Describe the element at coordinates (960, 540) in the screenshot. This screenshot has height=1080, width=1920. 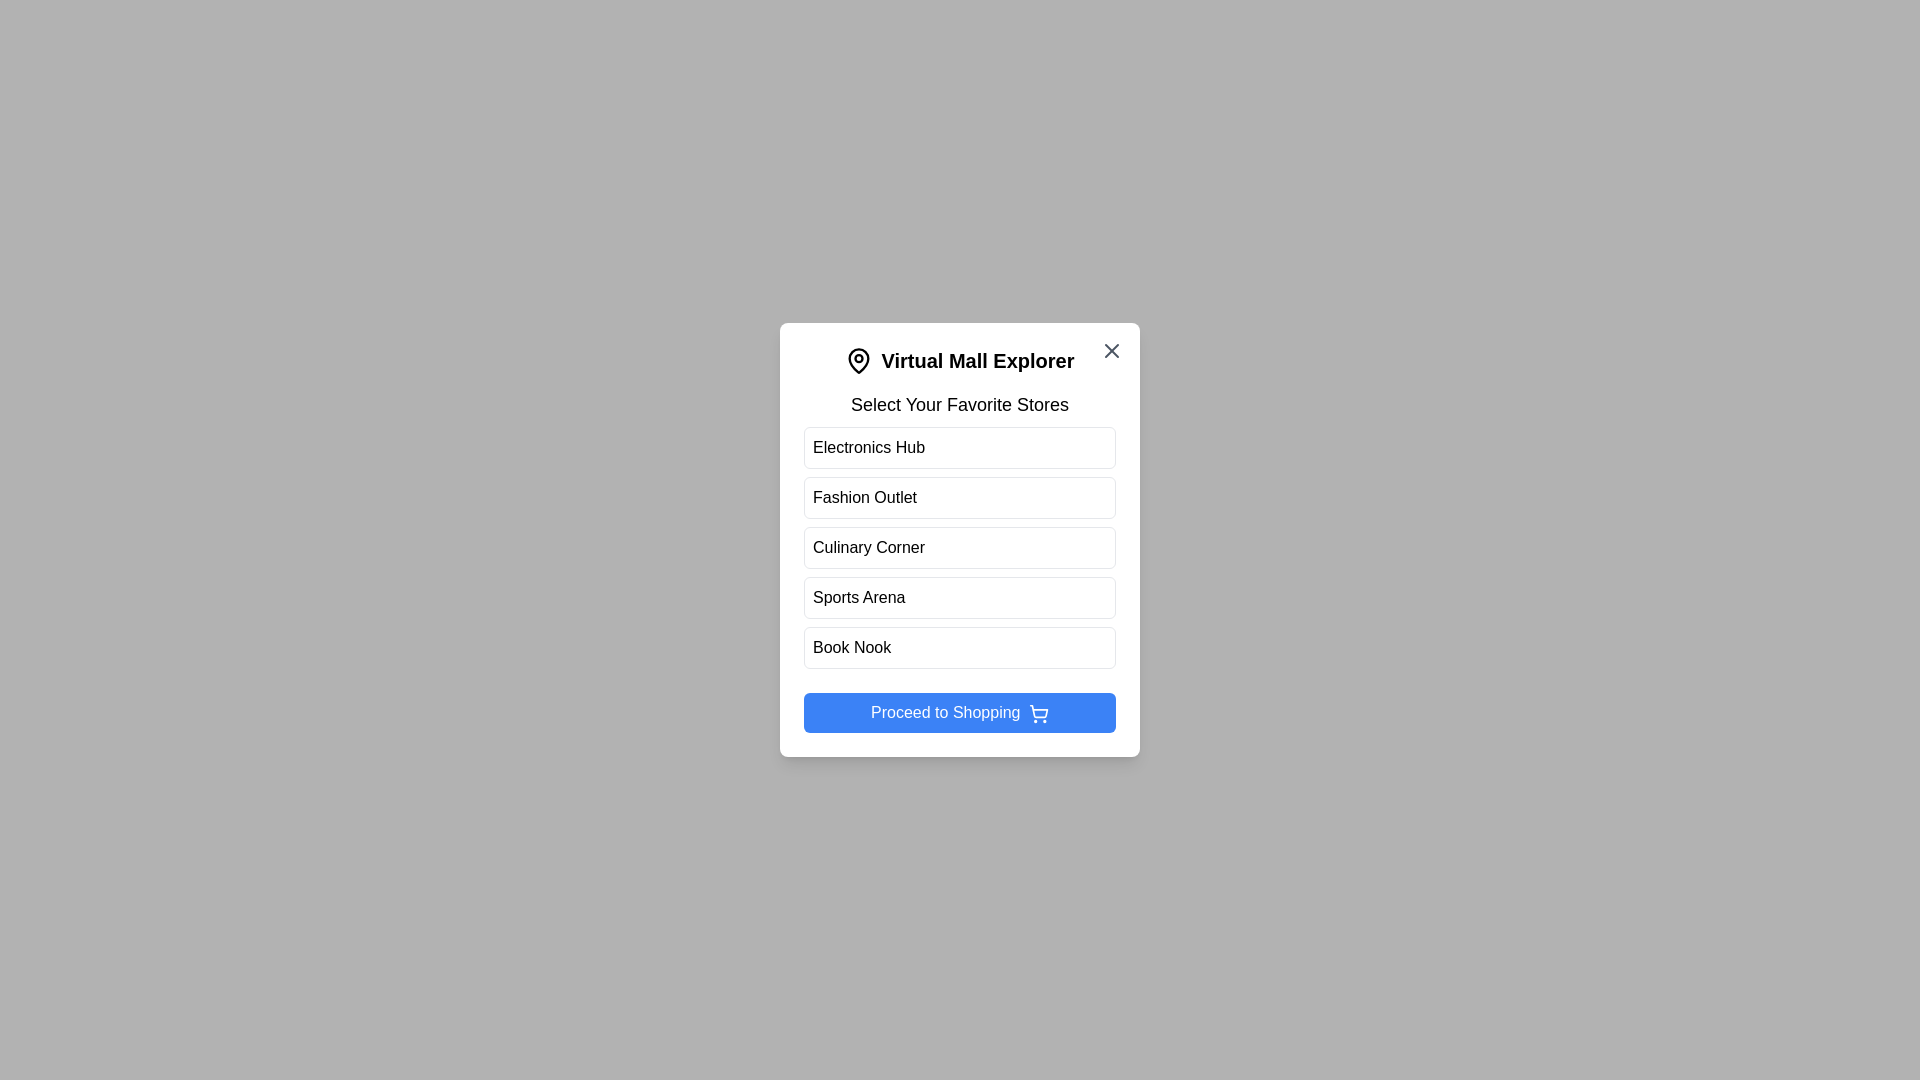
I see `the 'Culinary Corner' selectable option in the list` at that location.